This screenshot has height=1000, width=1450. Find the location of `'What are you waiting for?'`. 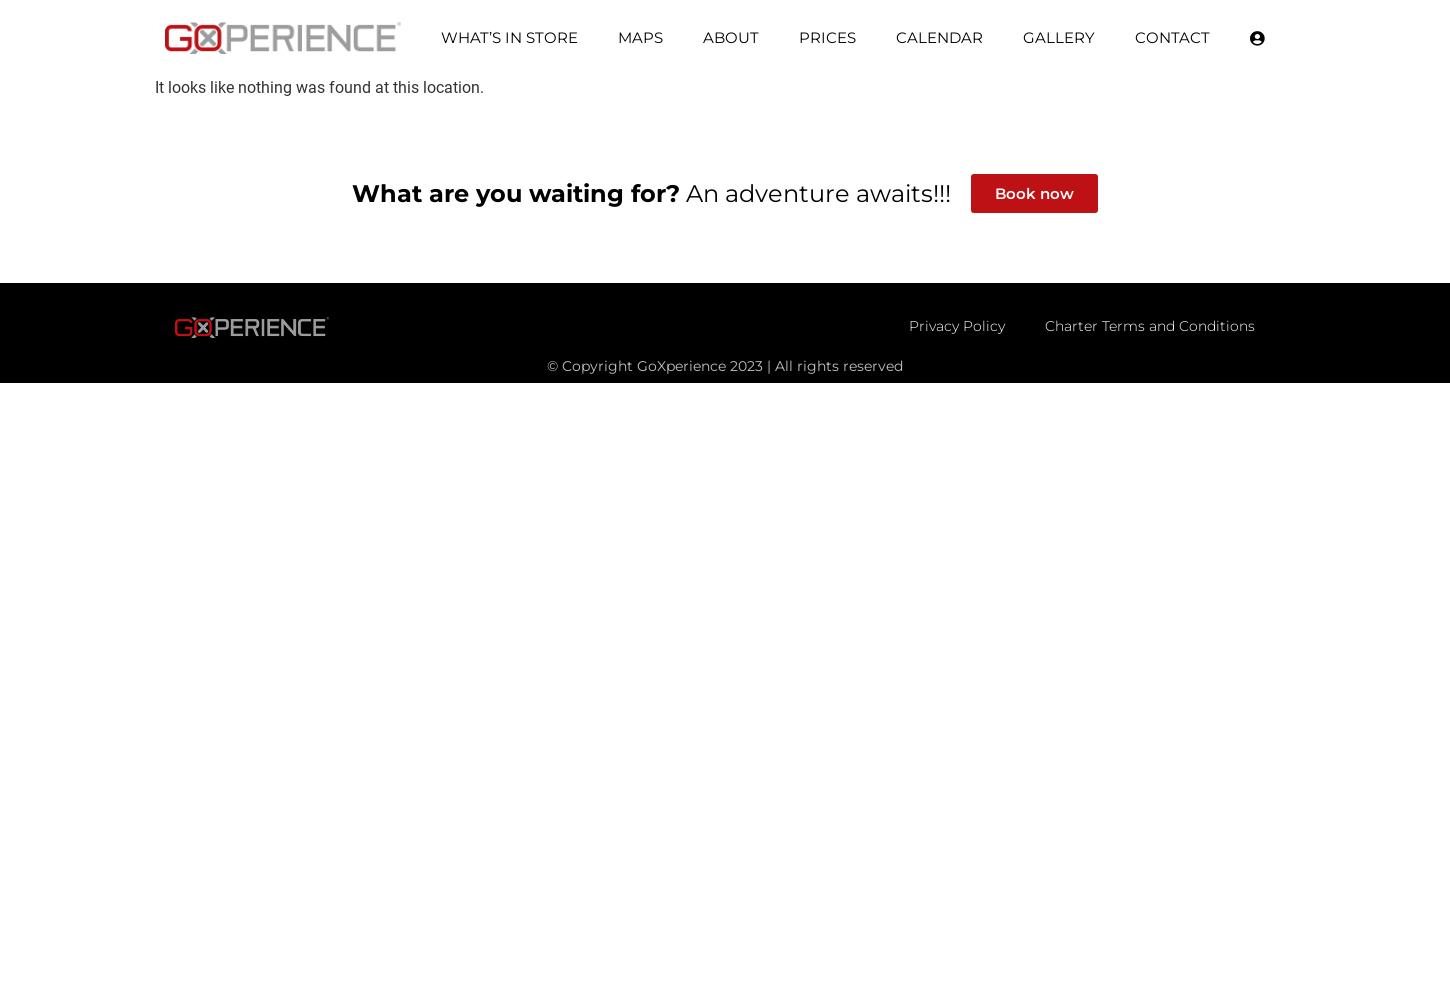

'What are you waiting for?' is located at coordinates (516, 191).